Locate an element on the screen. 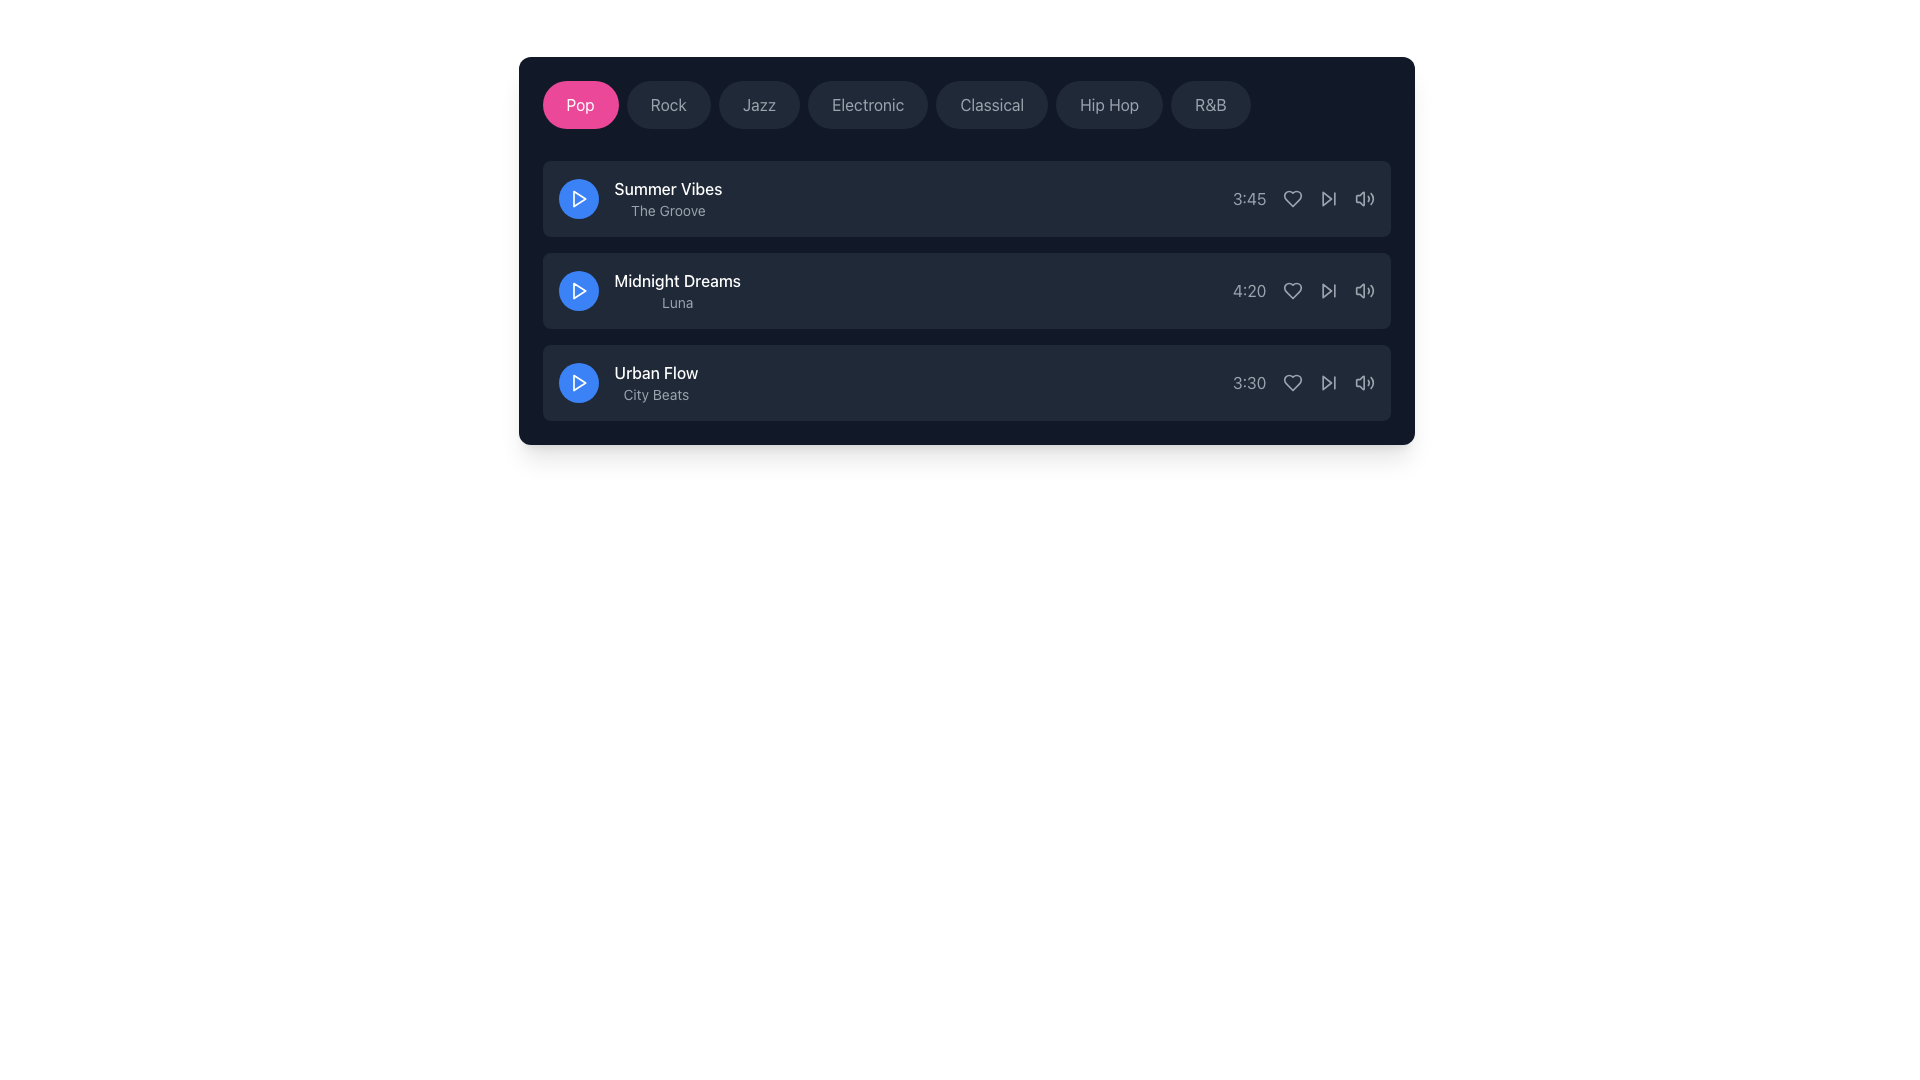 The image size is (1920, 1080). title 'Summer Vibes' and subtitle 'The Groove' from the text label at the topmost position in the vertical list is located at coordinates (640, 199).